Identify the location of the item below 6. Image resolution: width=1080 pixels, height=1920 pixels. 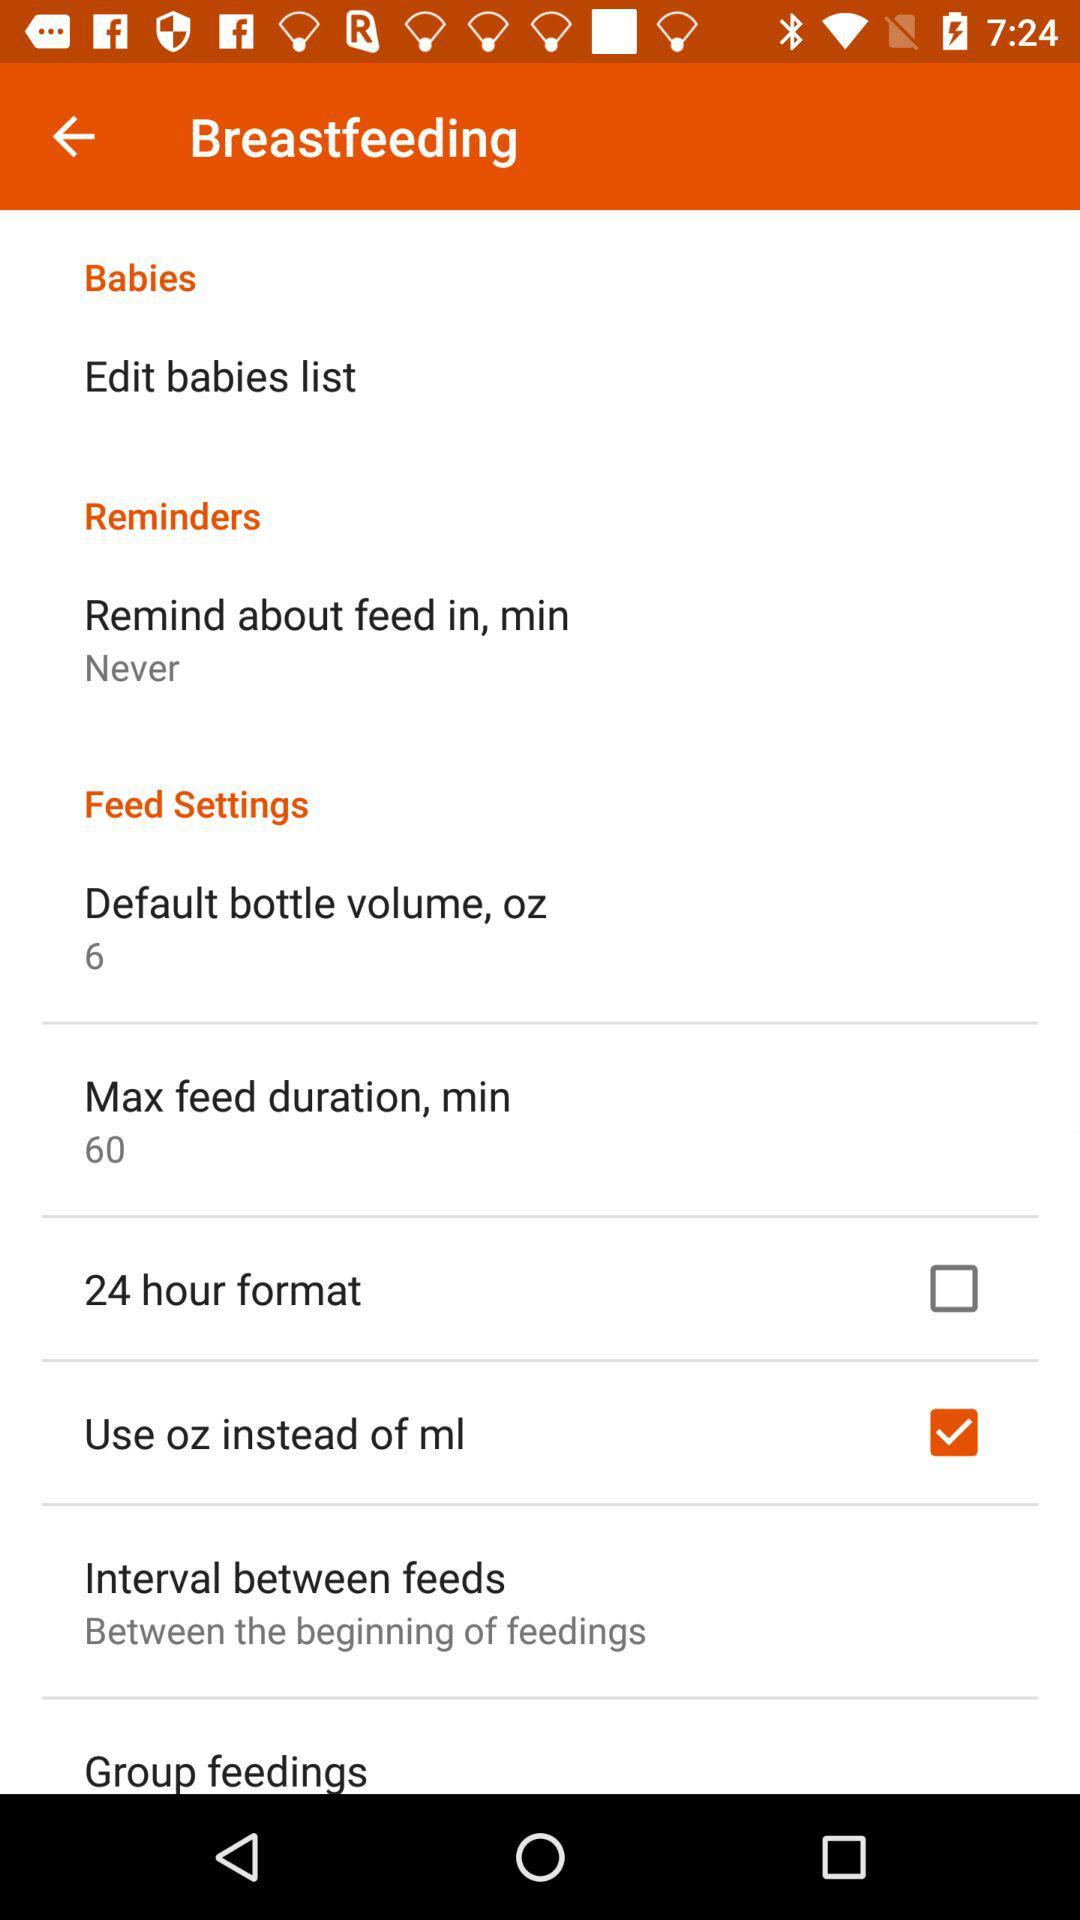
(297, 1093).